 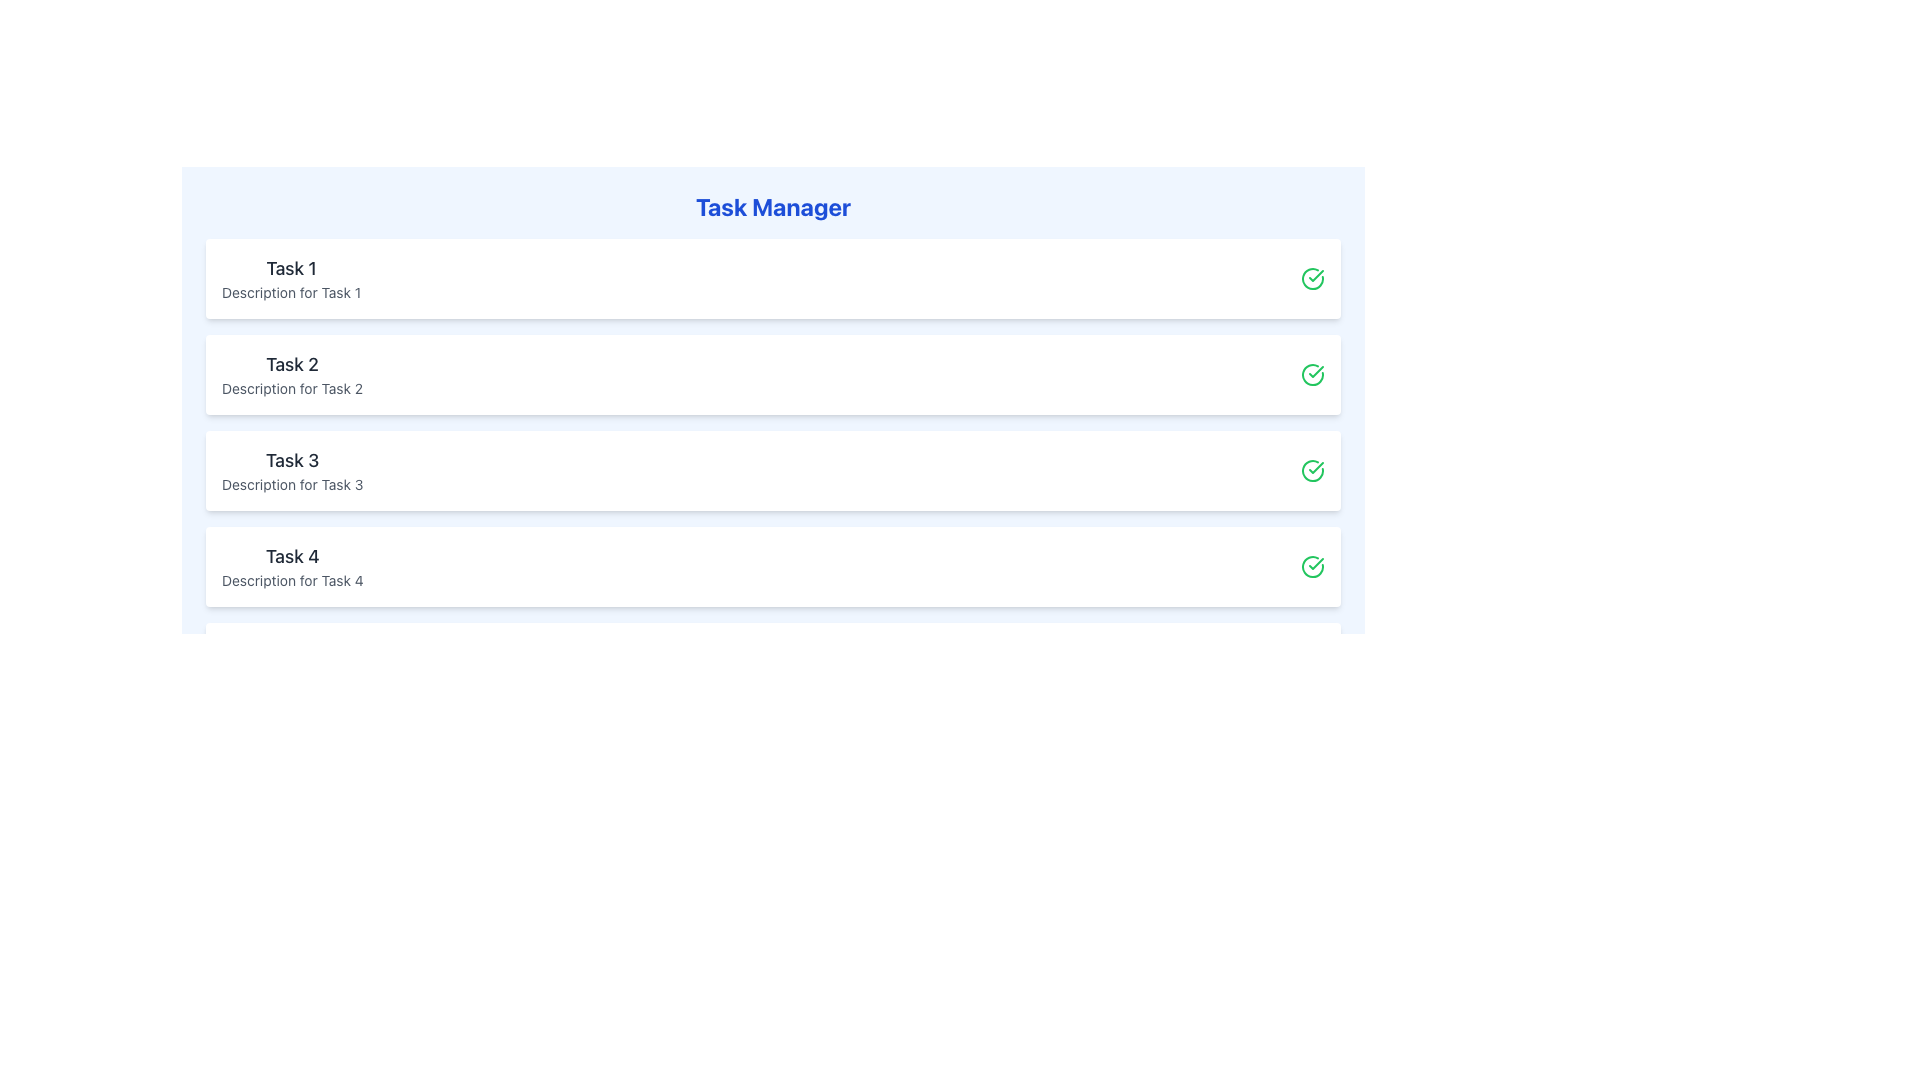 I want to click on the static text element displaying the title 'Task 4' and description 'Description for Task 4' in the fourth card of the task management interface, so click(x=291, y=567).